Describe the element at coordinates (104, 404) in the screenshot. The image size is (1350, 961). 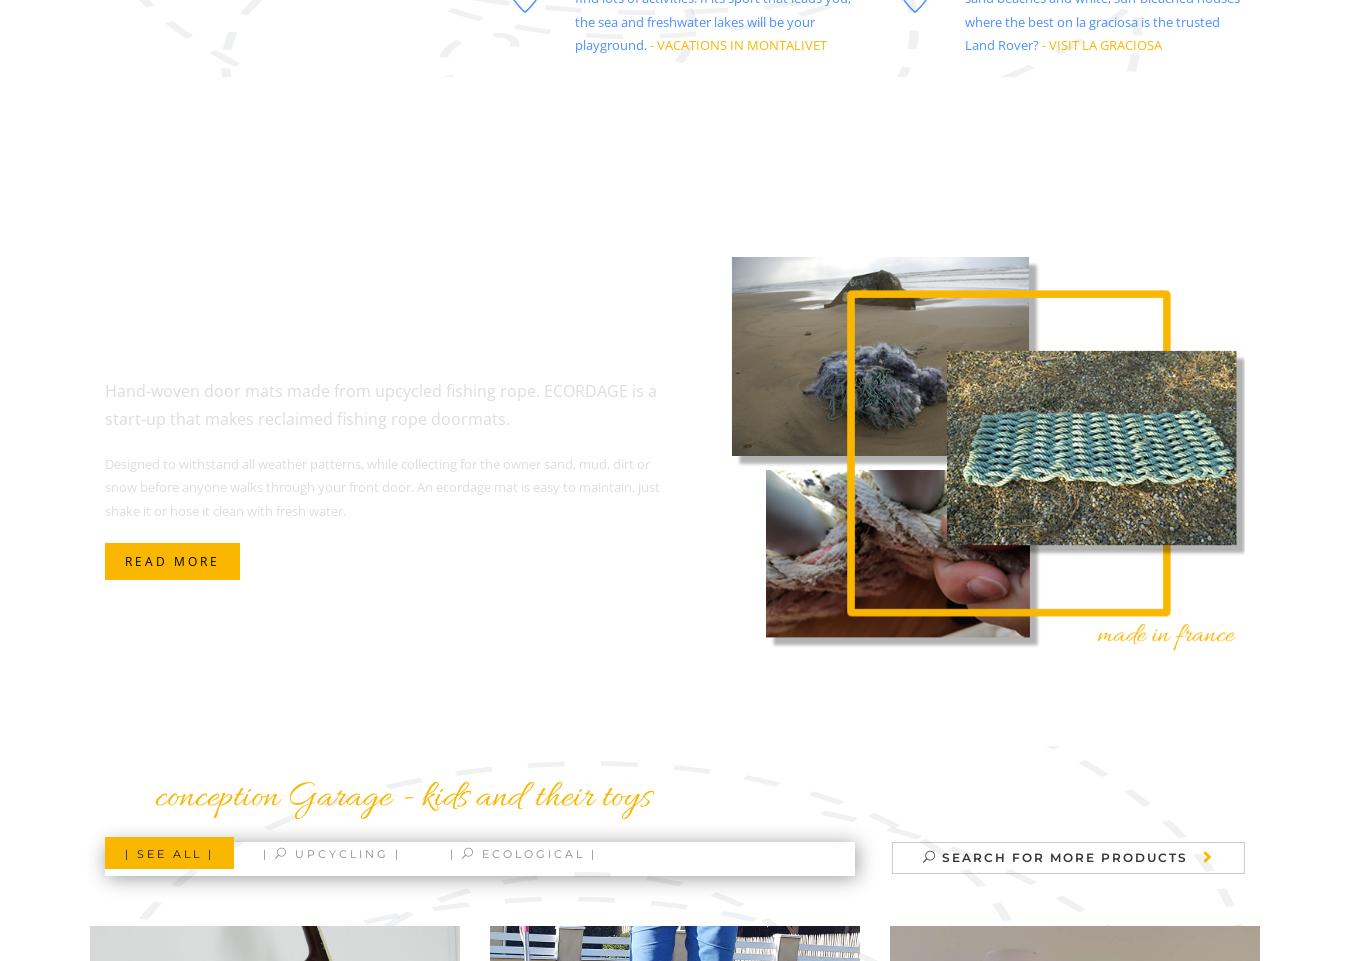
I see `'Hand-woven door mats made from upcycled fishing rope. ECORDAGE is a start-up that makes reclaimed fishing rope doormats.'` at that location.